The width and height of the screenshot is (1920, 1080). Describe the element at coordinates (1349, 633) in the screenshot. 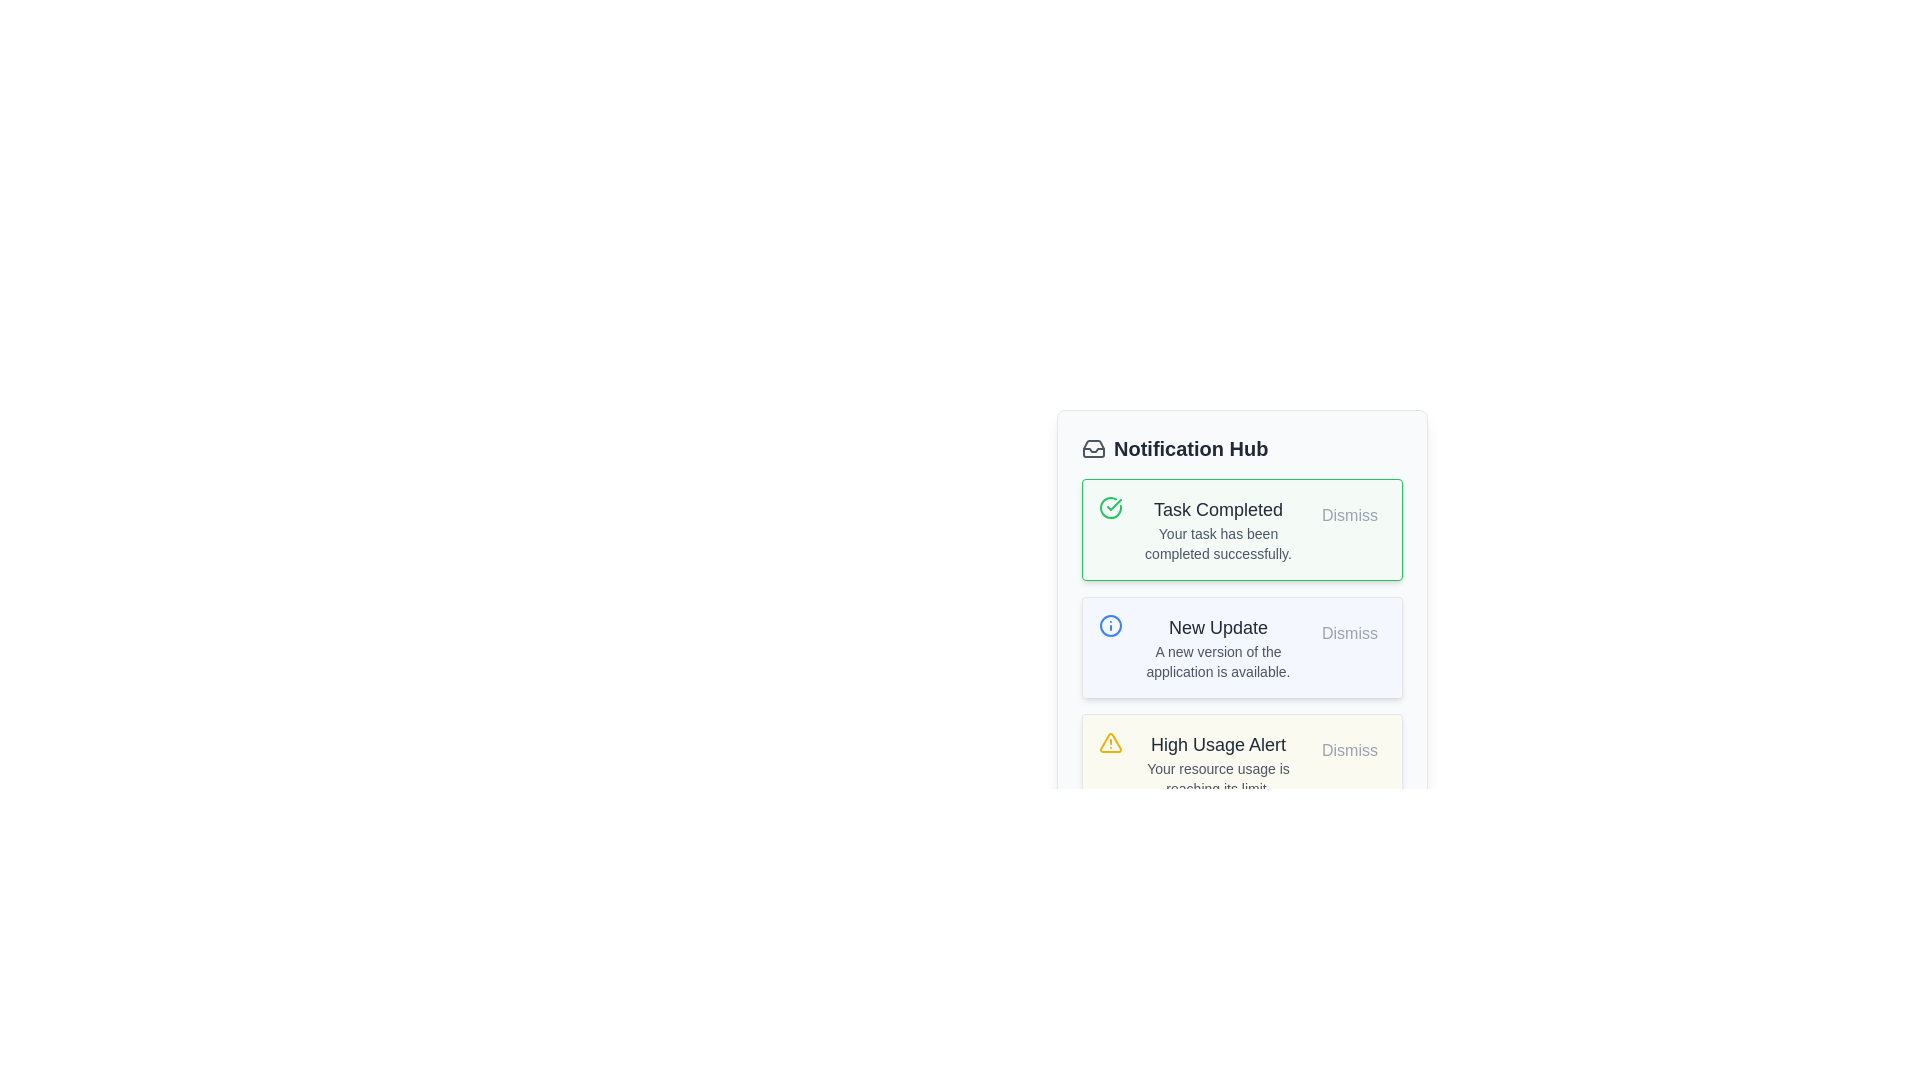

I see `the 'Dismiss' button in the upper-right corner of the 'New Update' notification to change its background color` at that location.